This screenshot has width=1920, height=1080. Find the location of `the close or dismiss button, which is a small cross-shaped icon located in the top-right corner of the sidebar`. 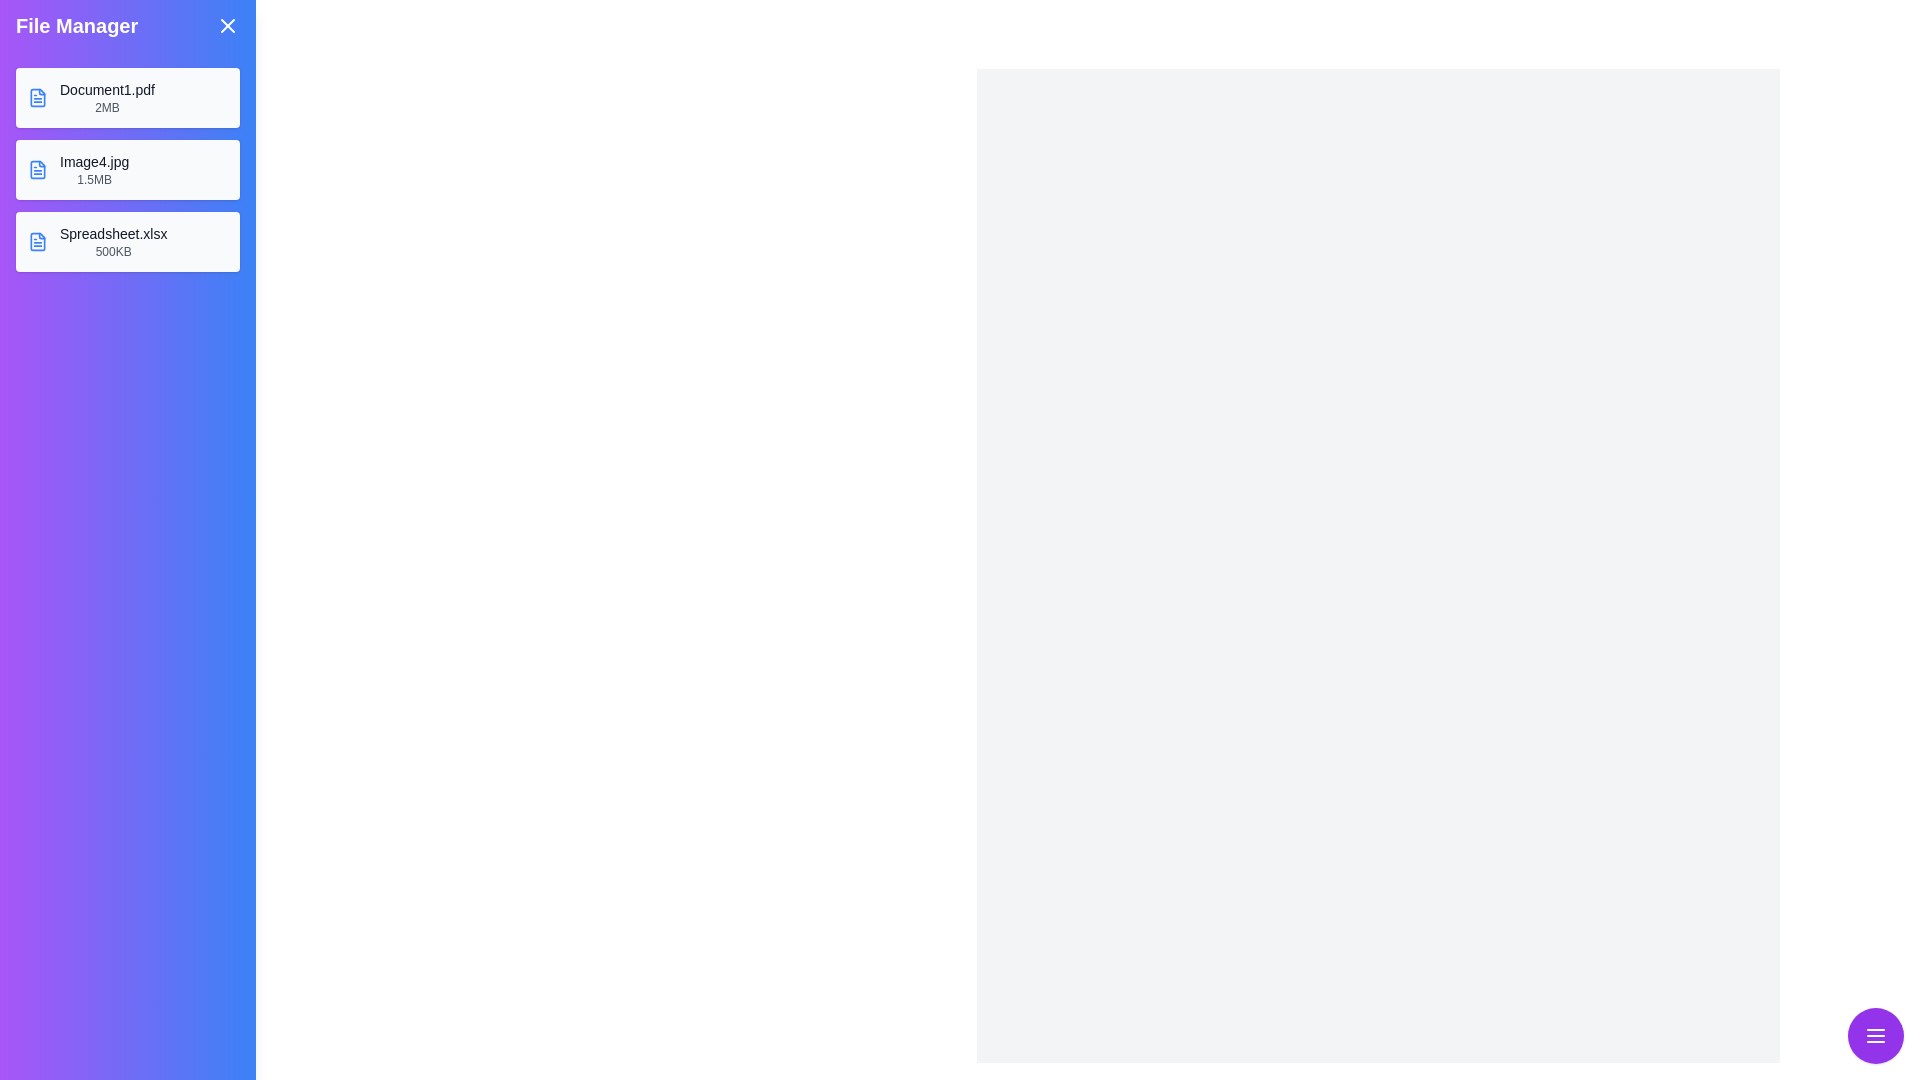

the close or dismiss button, which is a small cross-shaped icon located in the top-right corner of the sidebar is located at coordinates (227, 26).